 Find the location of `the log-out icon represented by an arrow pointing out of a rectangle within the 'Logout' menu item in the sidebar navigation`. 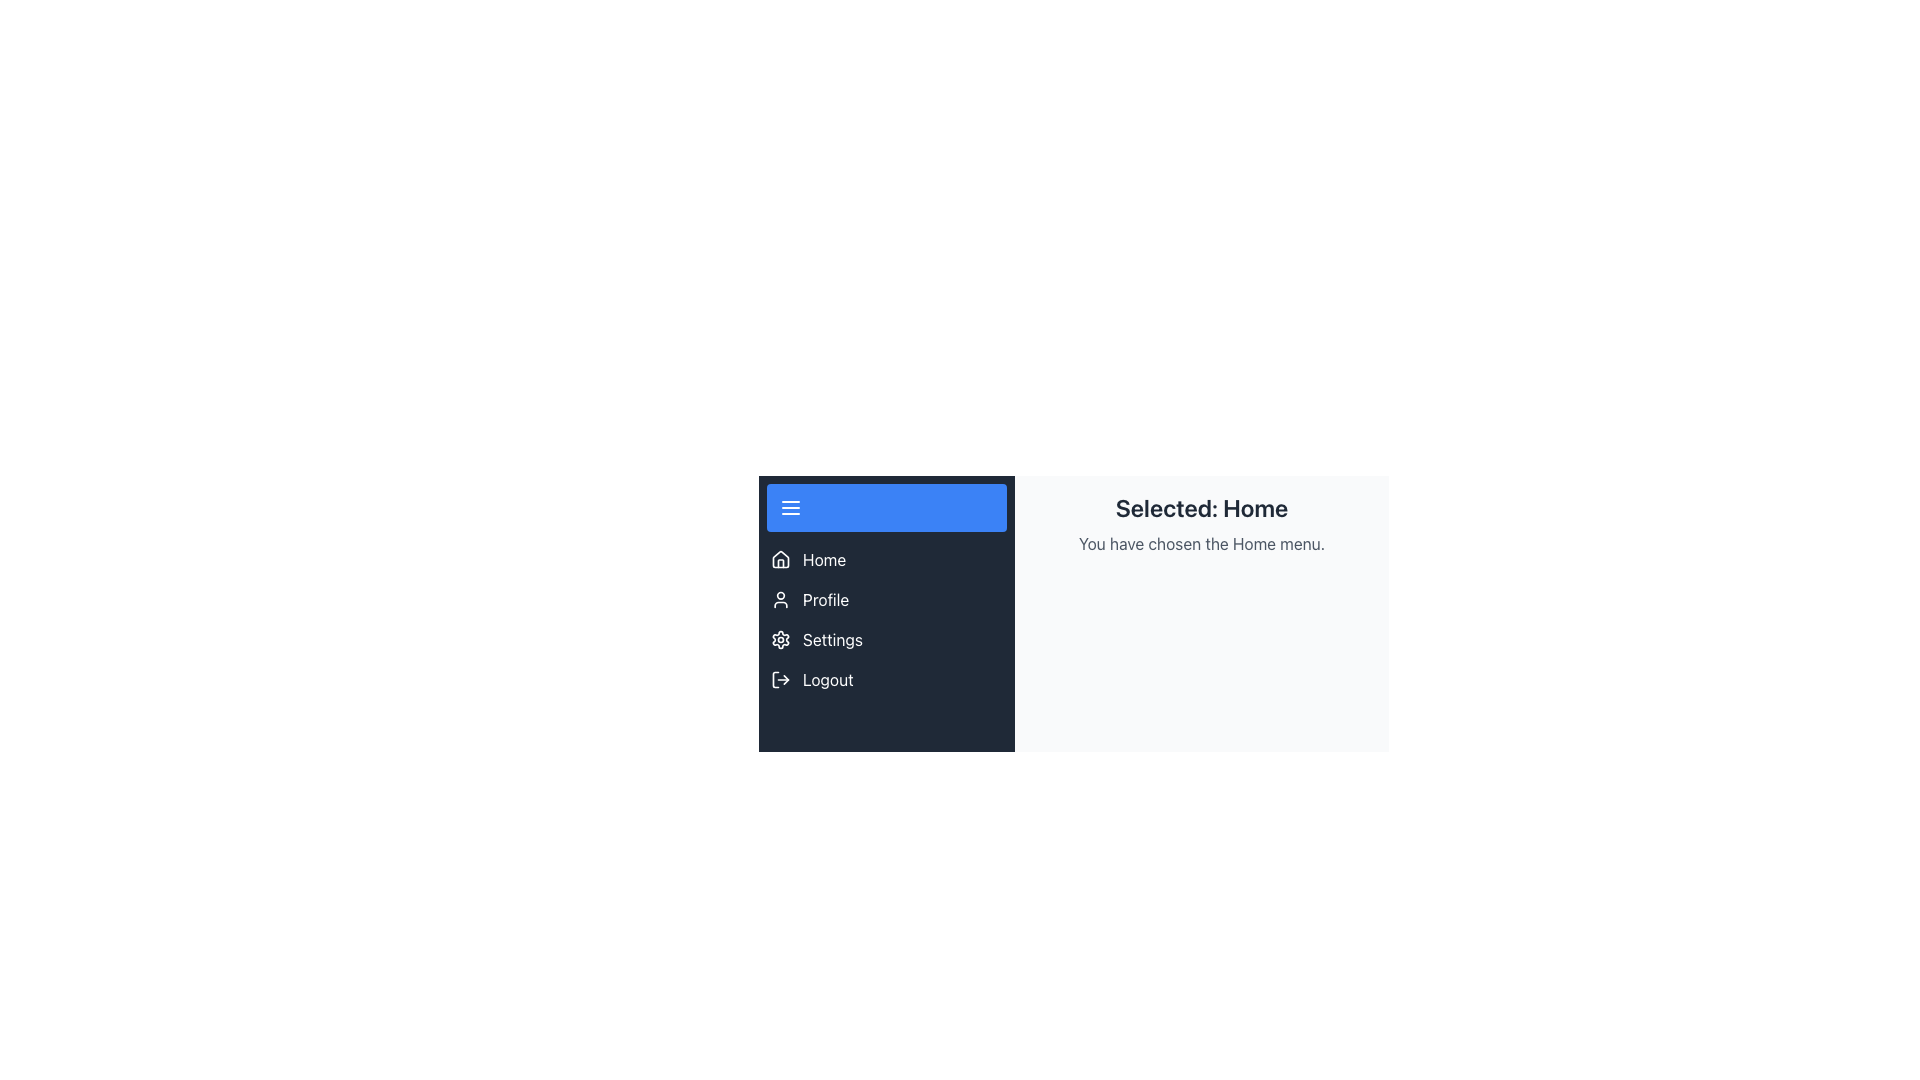

the log-out icon represented by an arrow pointing out of a rectangle within the 'Logout' menu item in the sidebar navigation is located at coordinates (780, 678).